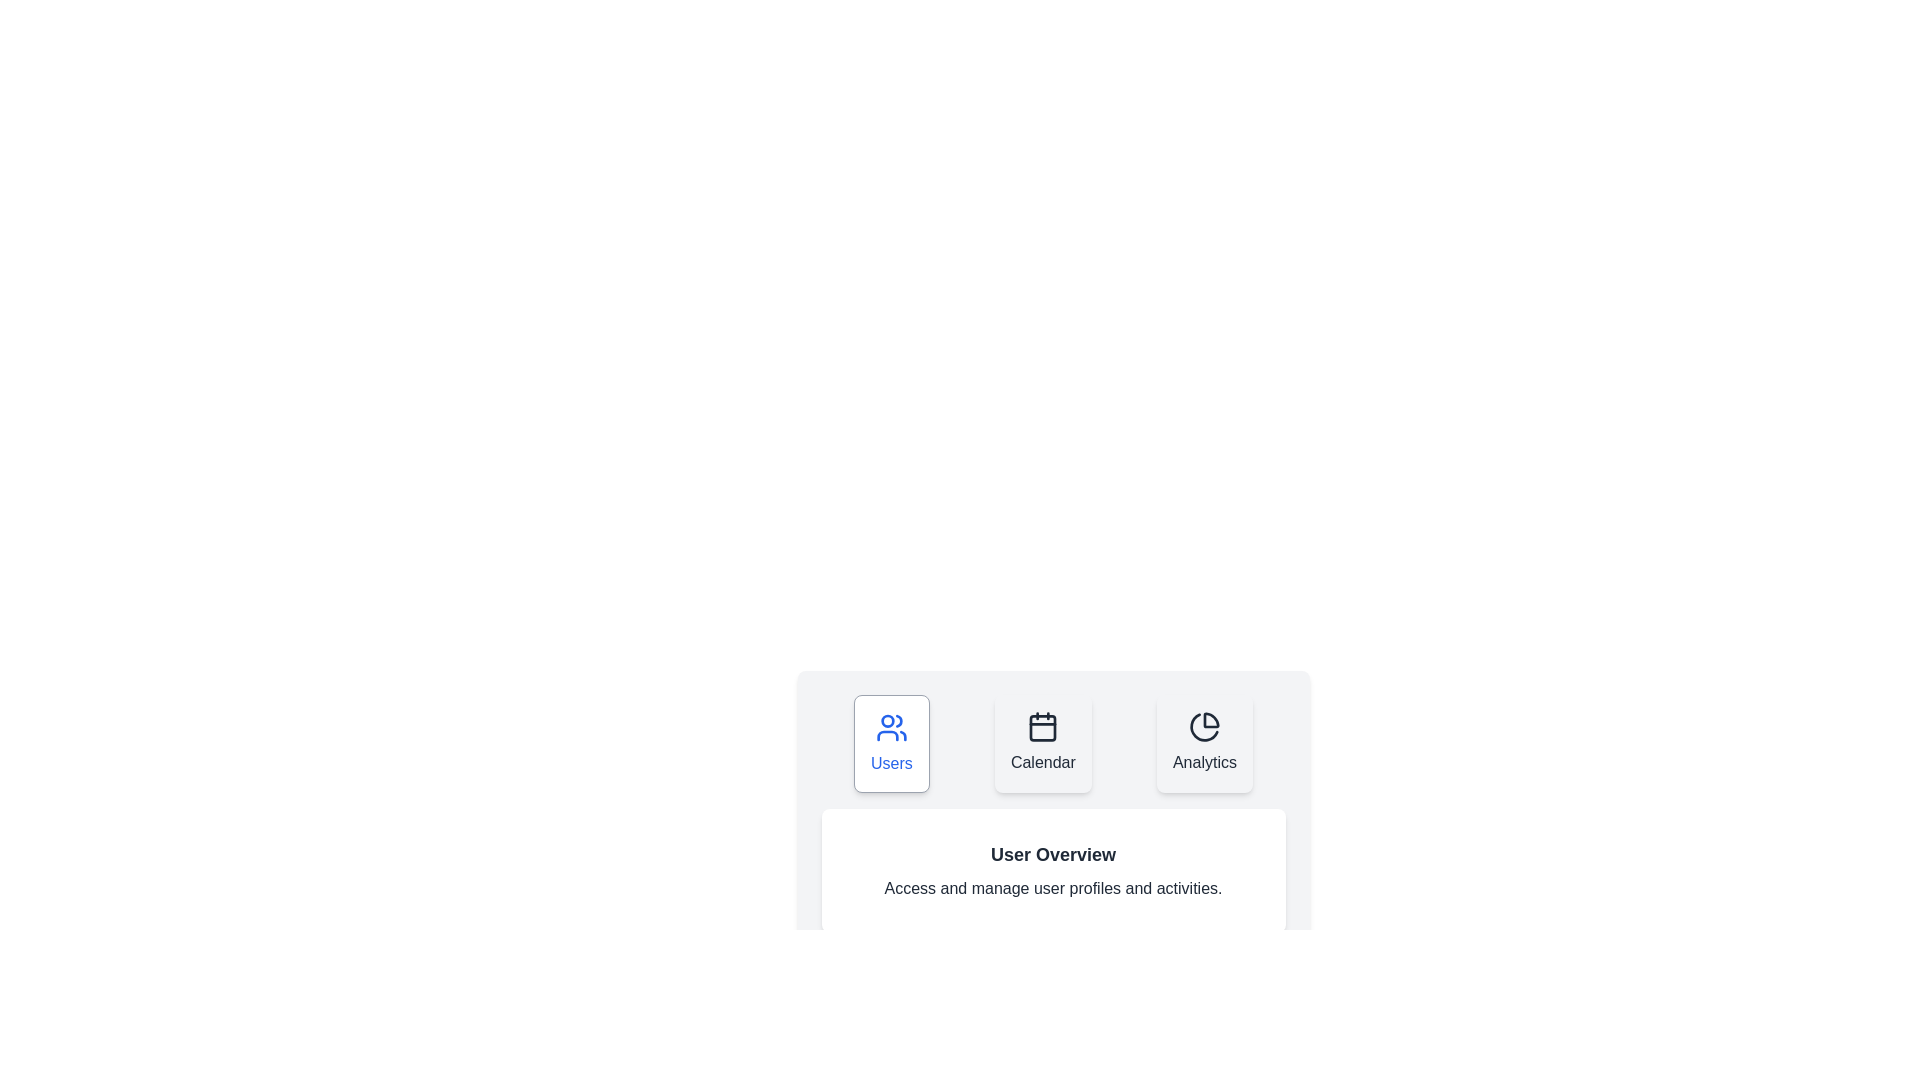 Image resolution: width=1920 pixels, height=1080 pixels. Describe the element at coordinates (1052, 744) in the screenshot. I see `the 'Calendar' button with icon, which is centrally aligned above the 'User Overview' section` at that location.